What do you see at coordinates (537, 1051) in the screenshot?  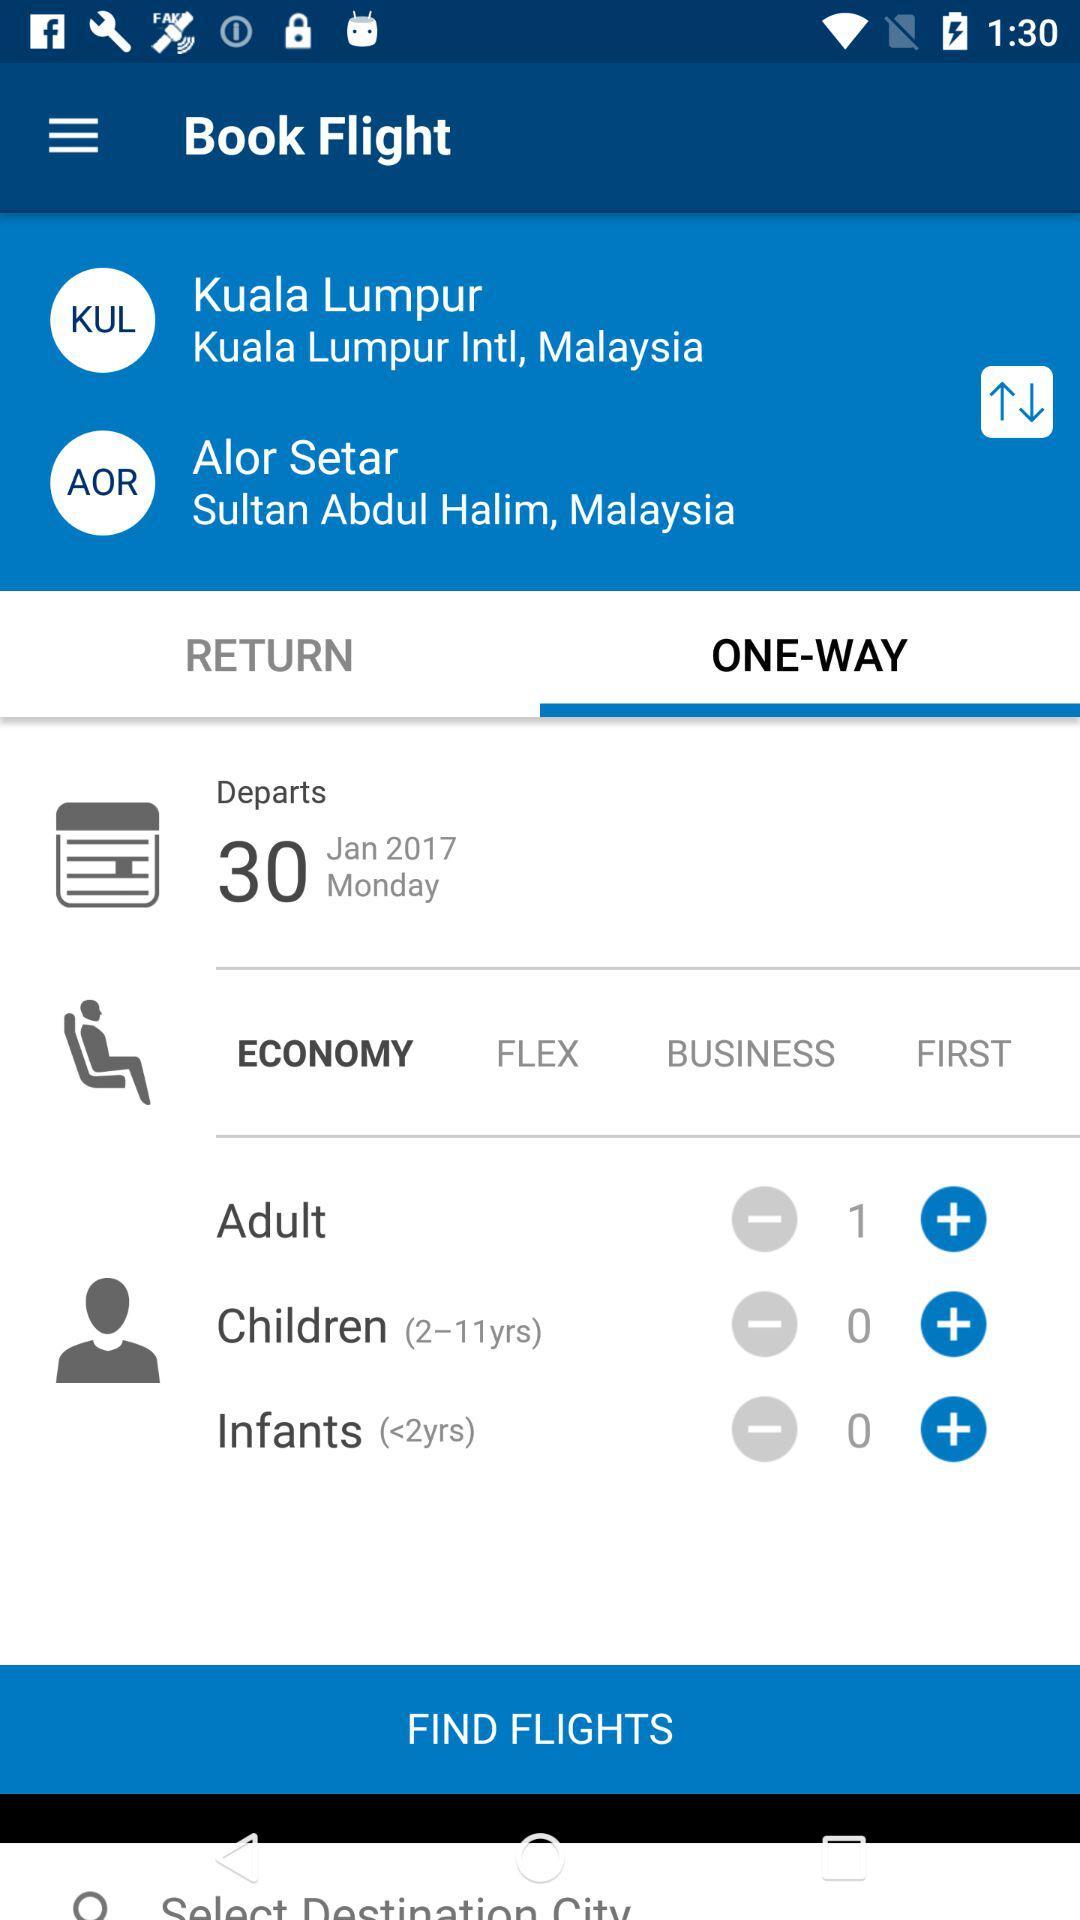 I see `the radio button to the right of economy icon` at bounding box center [537, 1051].